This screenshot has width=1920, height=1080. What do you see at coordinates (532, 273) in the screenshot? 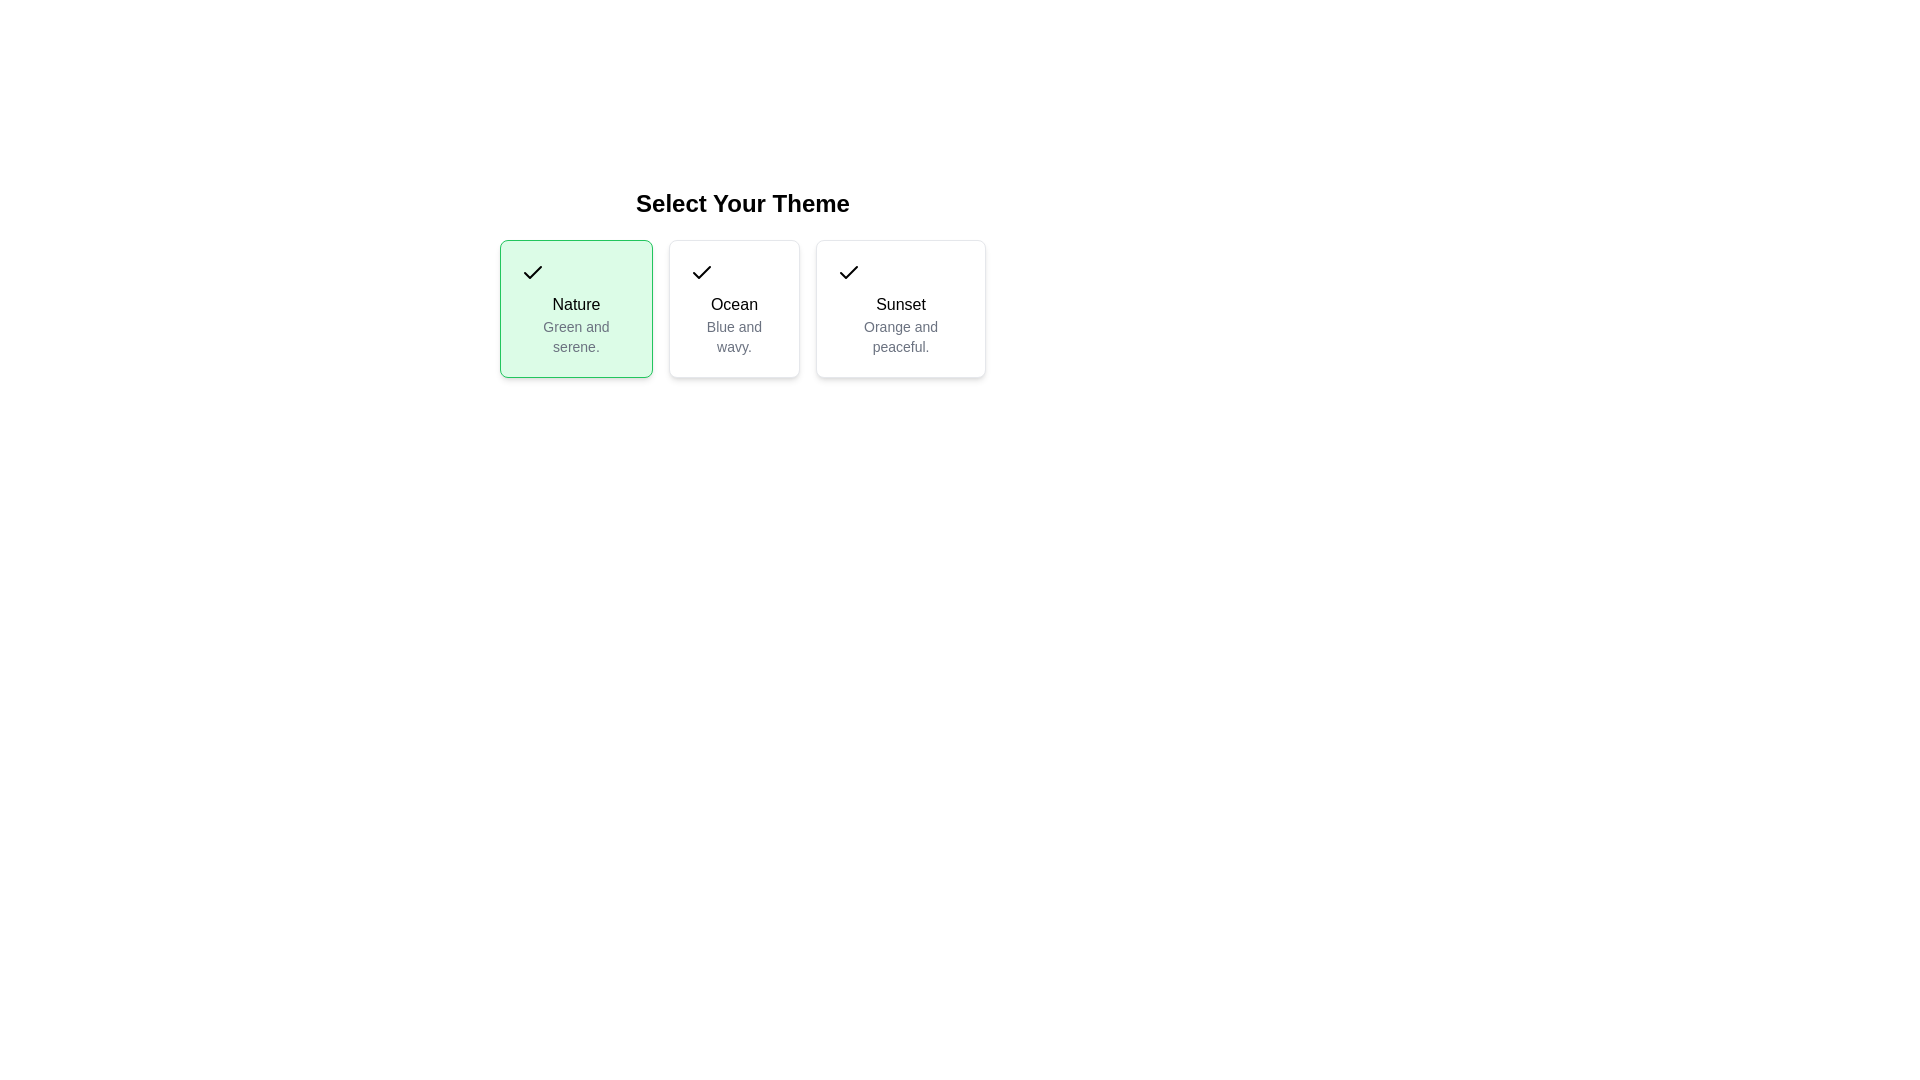
I see `the checkmark icon representing the selection of the 'Nature' theme option, located in the top-left corner of the green rectangle in the first card under 'Select Your Theme'` at bounding box center [532, 273].